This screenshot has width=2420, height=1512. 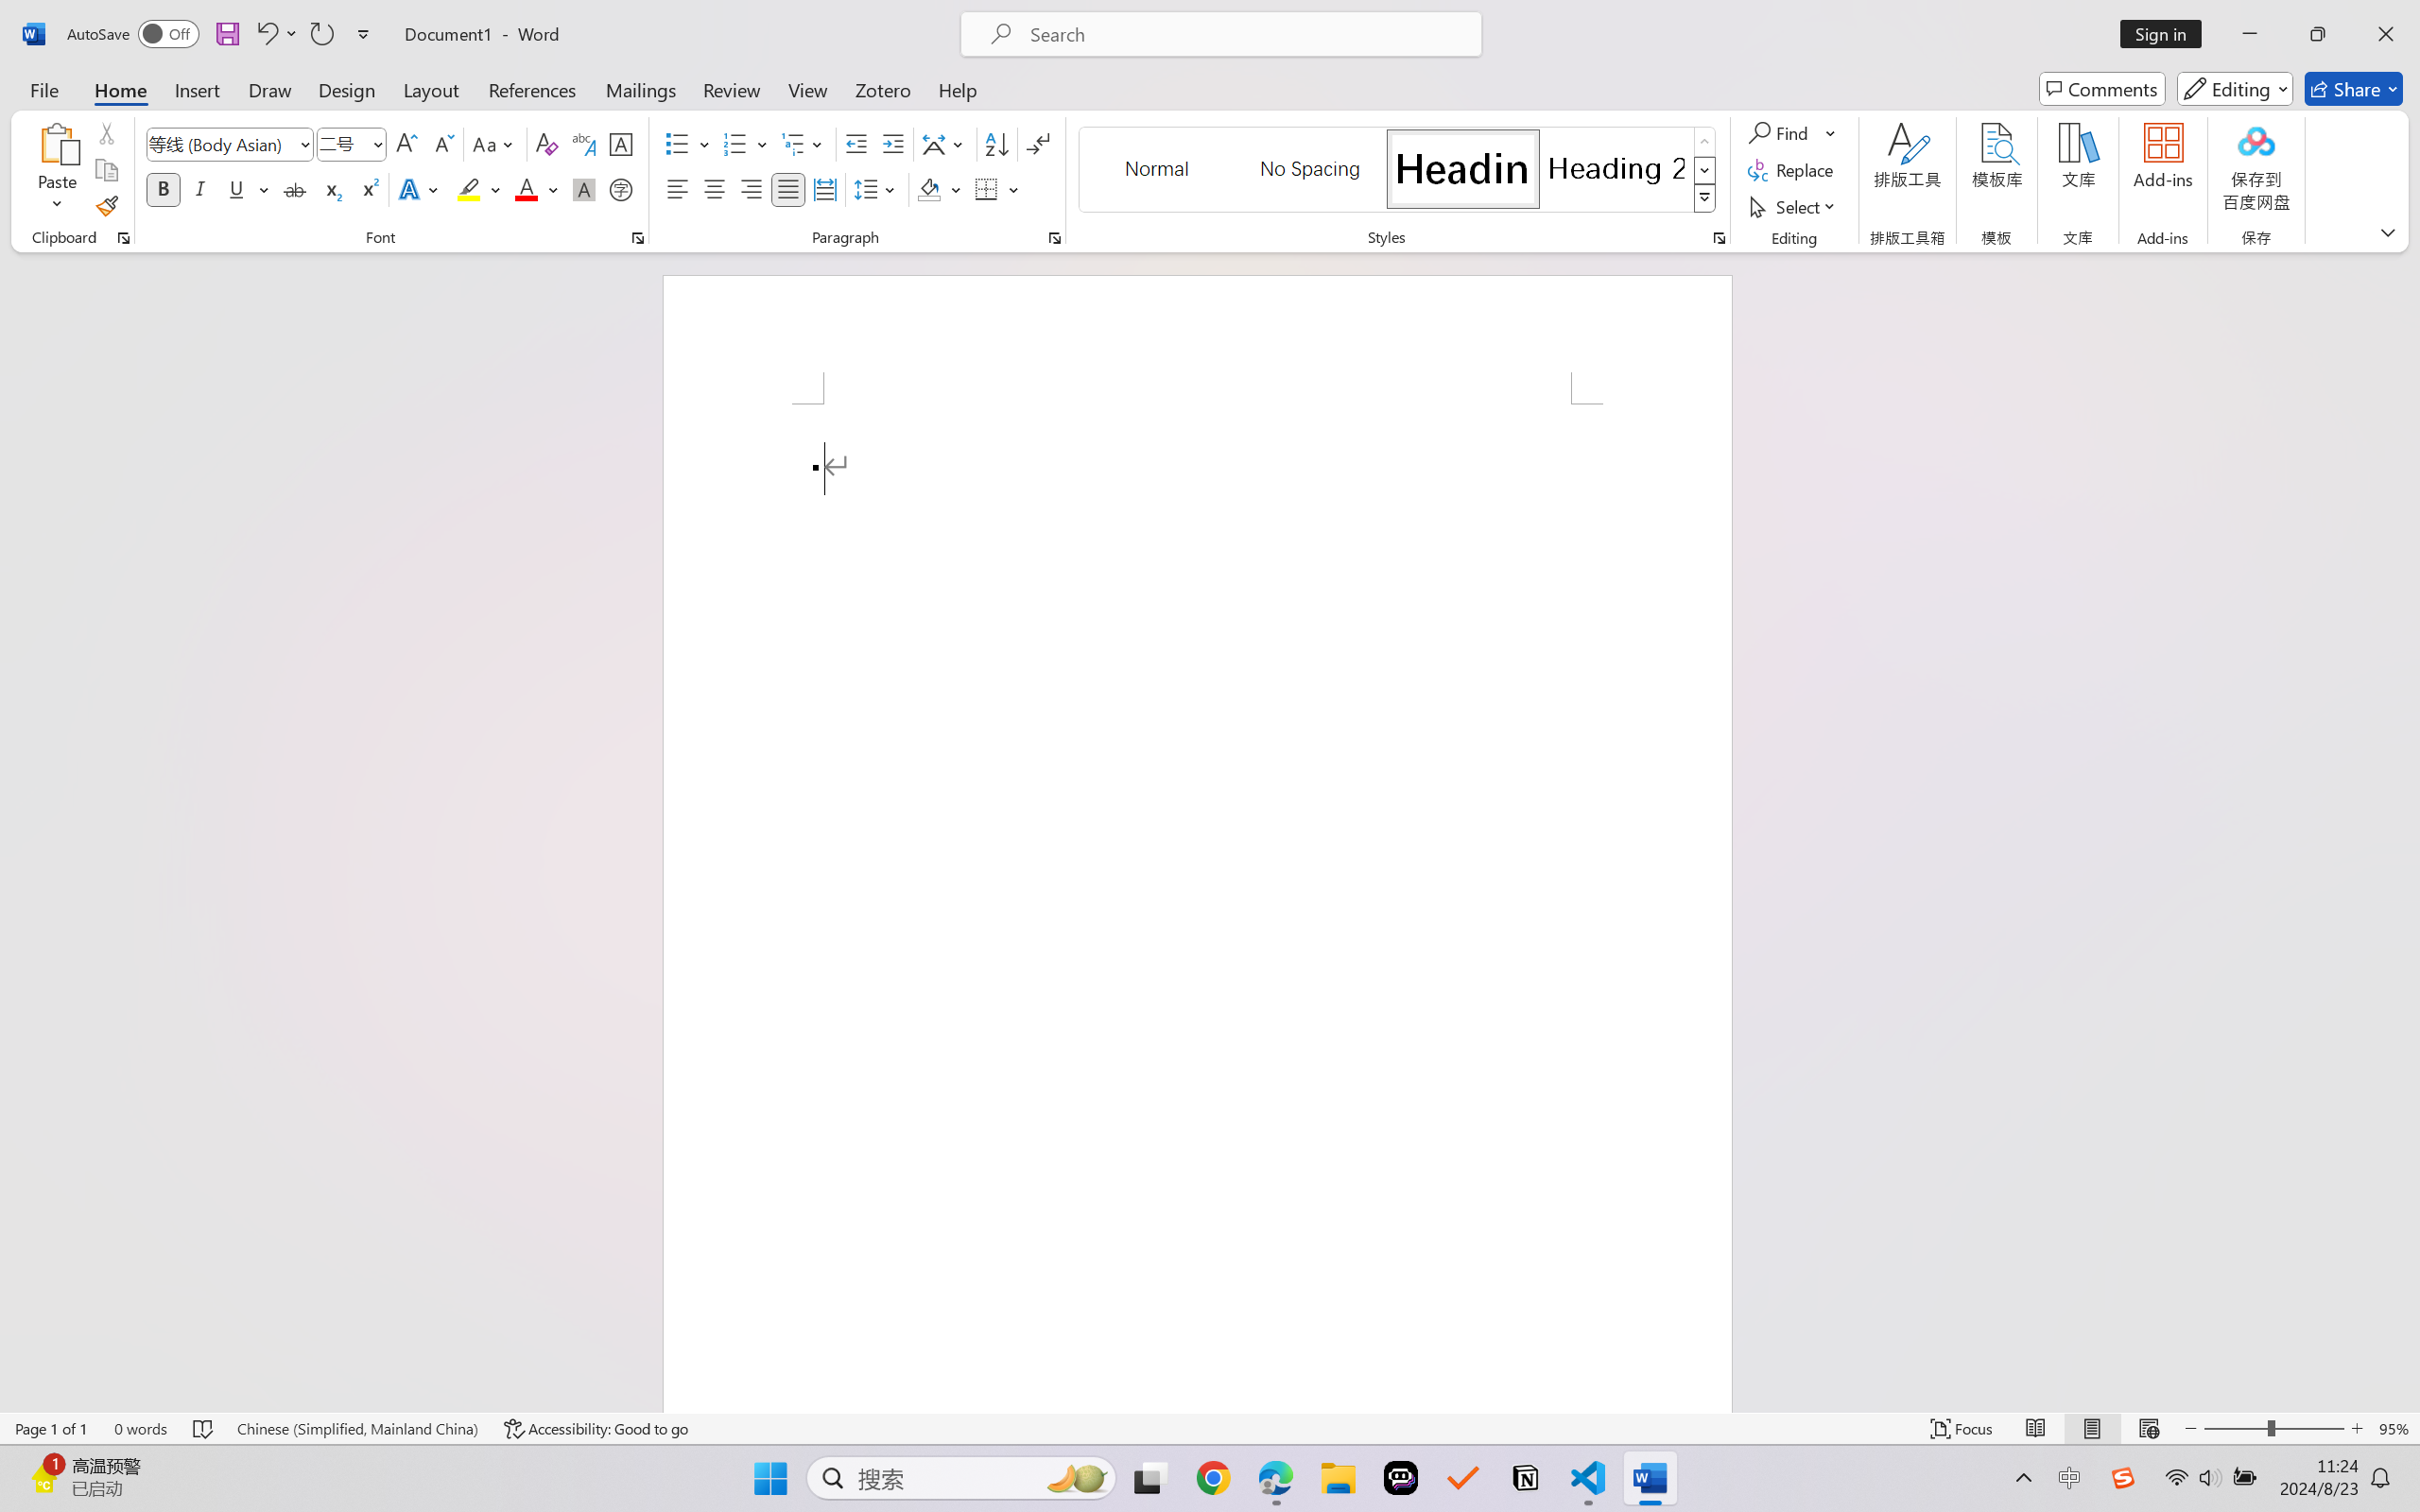 What do you see at coordinates (320, 33) in the screenshot?
I see `'Repeat Style'` at bounding box center [320, 33].